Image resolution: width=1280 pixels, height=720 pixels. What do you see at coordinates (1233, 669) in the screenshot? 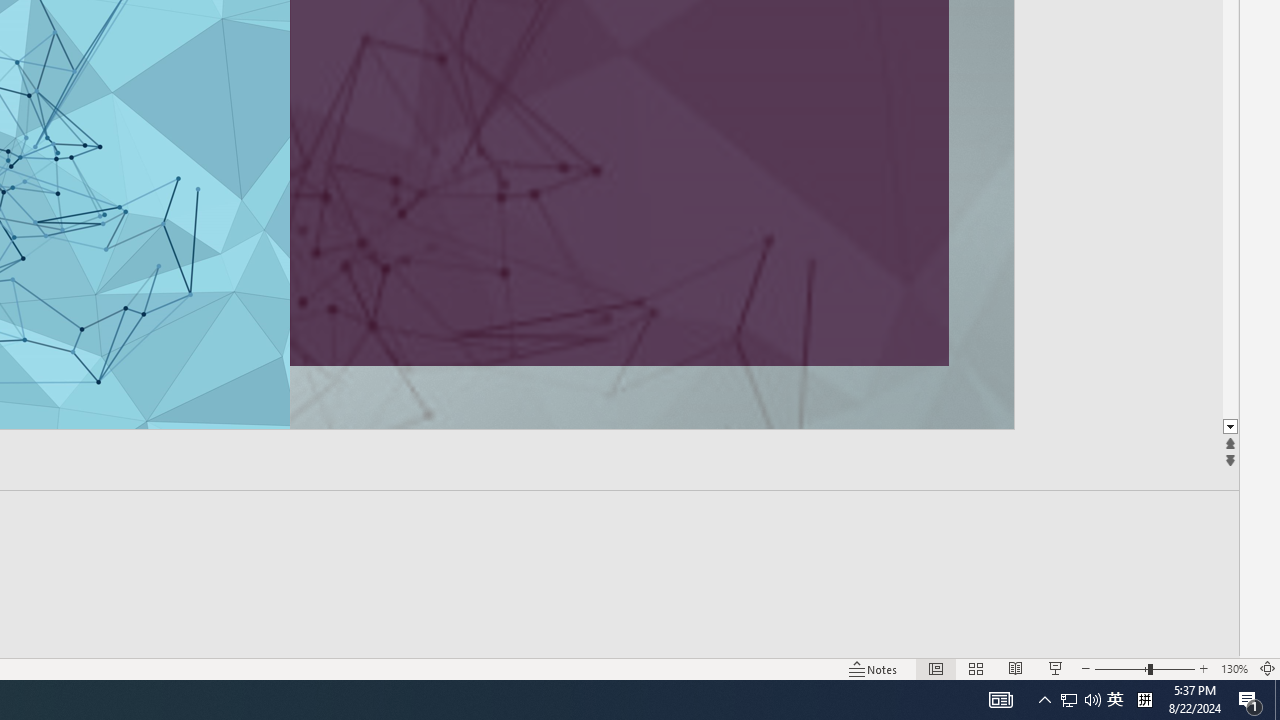
I see `'Zoom 130%'` at bounding box center [1233, 669].